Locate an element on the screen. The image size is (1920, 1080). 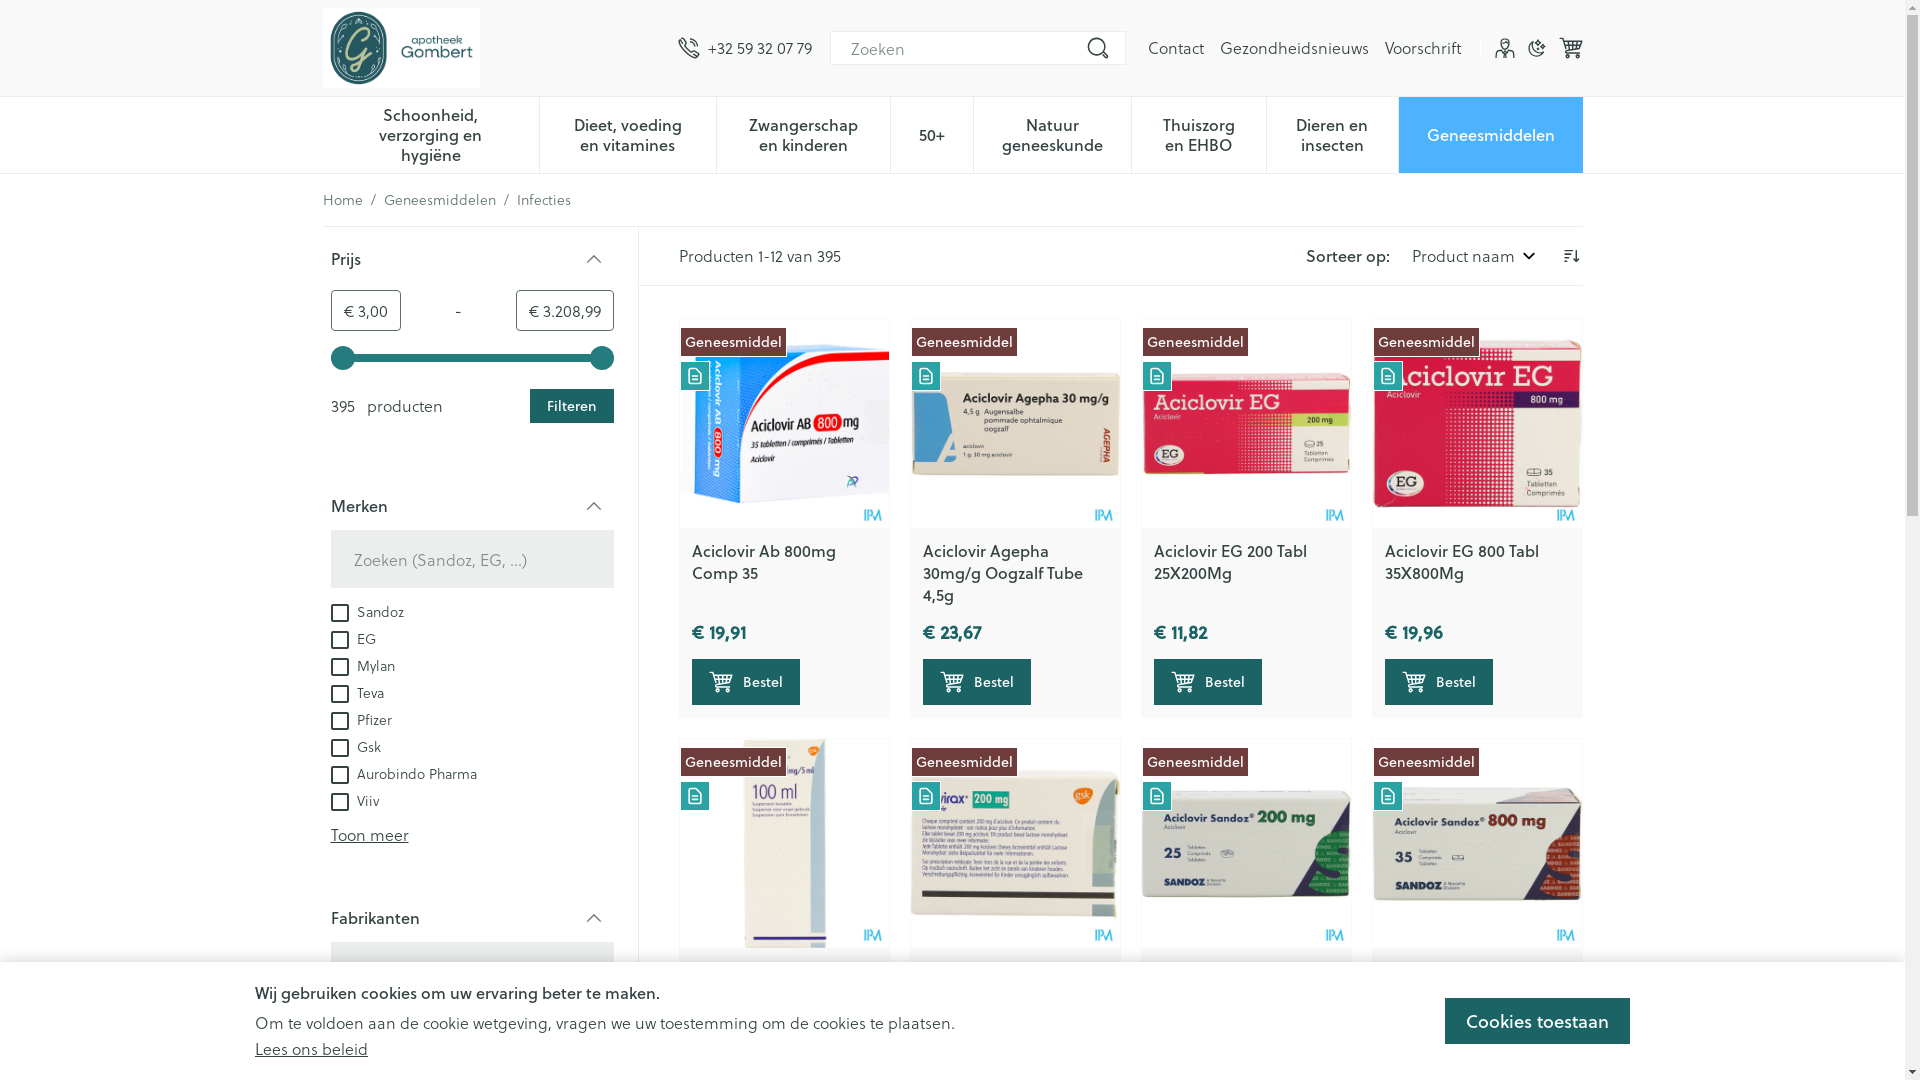
'Sandoz' is located at coordinates (366, 609).